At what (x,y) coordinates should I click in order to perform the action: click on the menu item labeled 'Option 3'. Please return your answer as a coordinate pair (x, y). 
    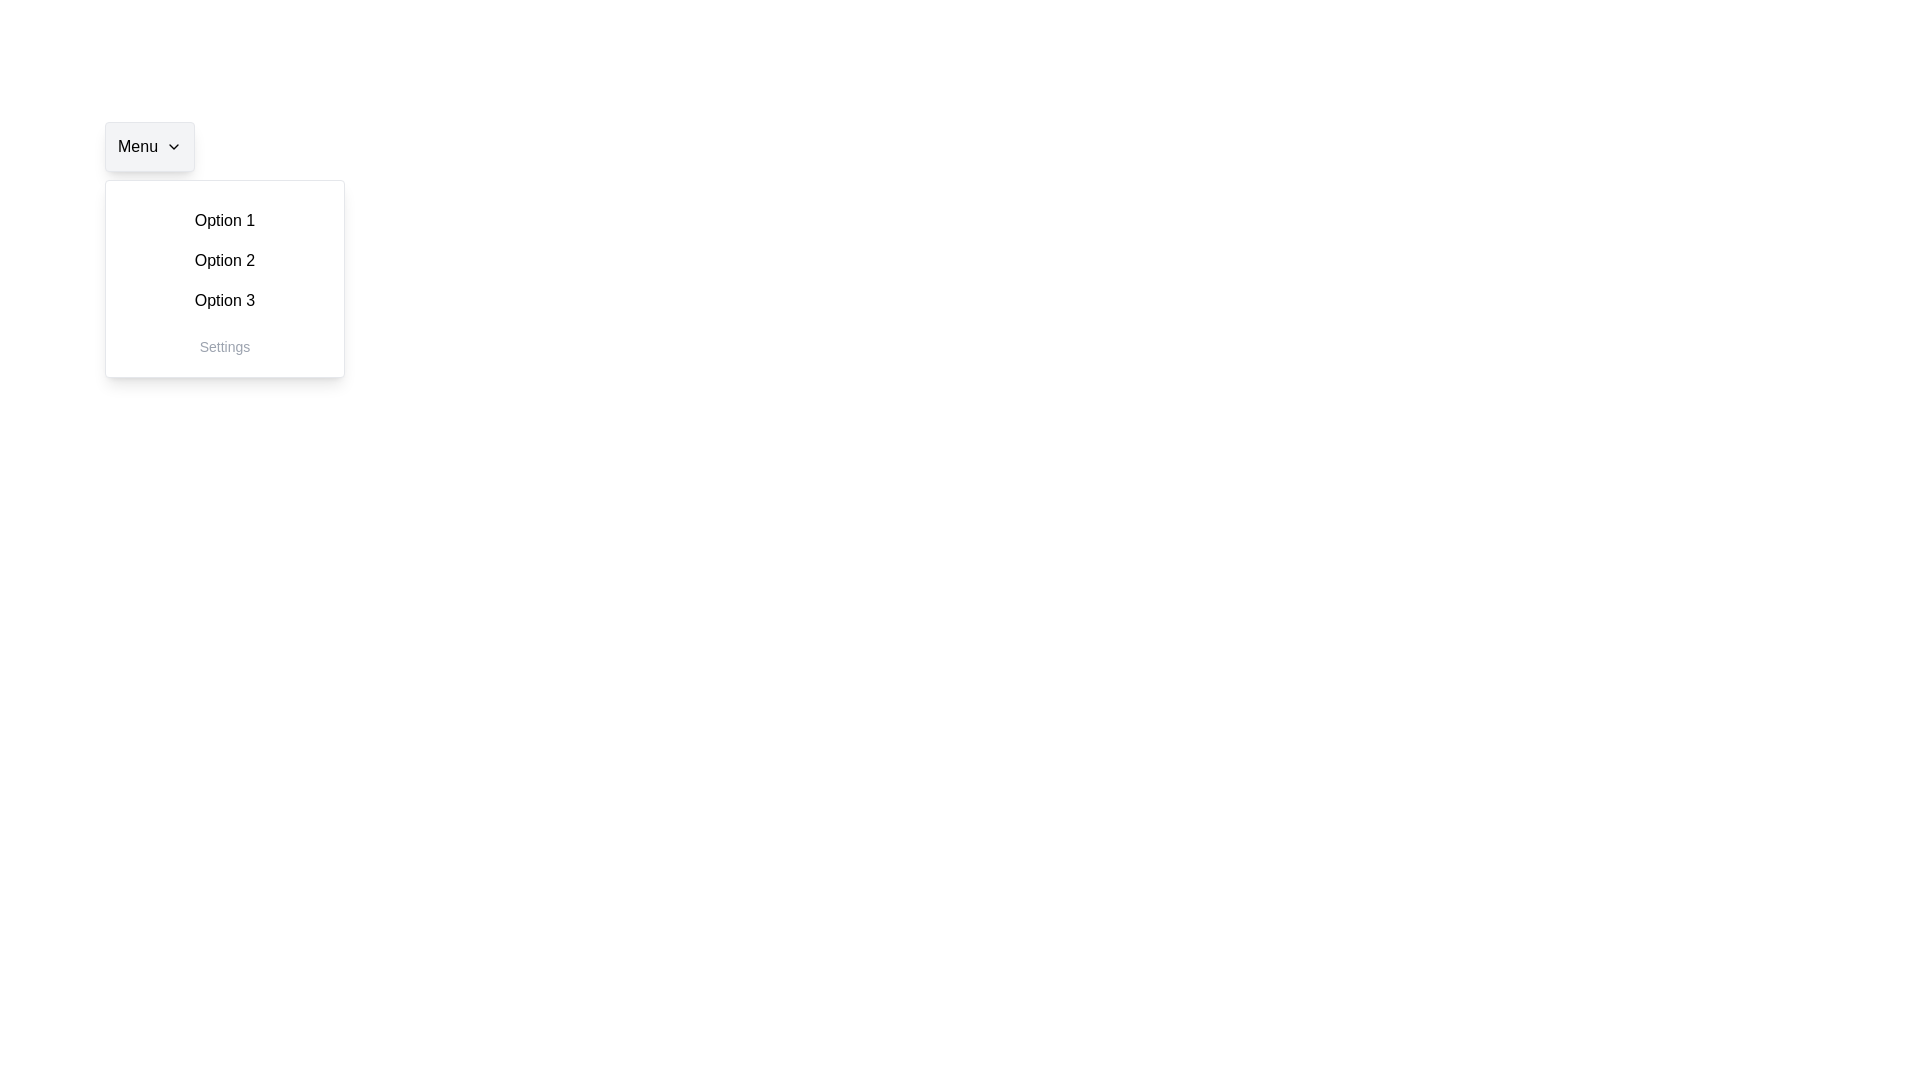
    Looking at the image, I should click on (225, 300).